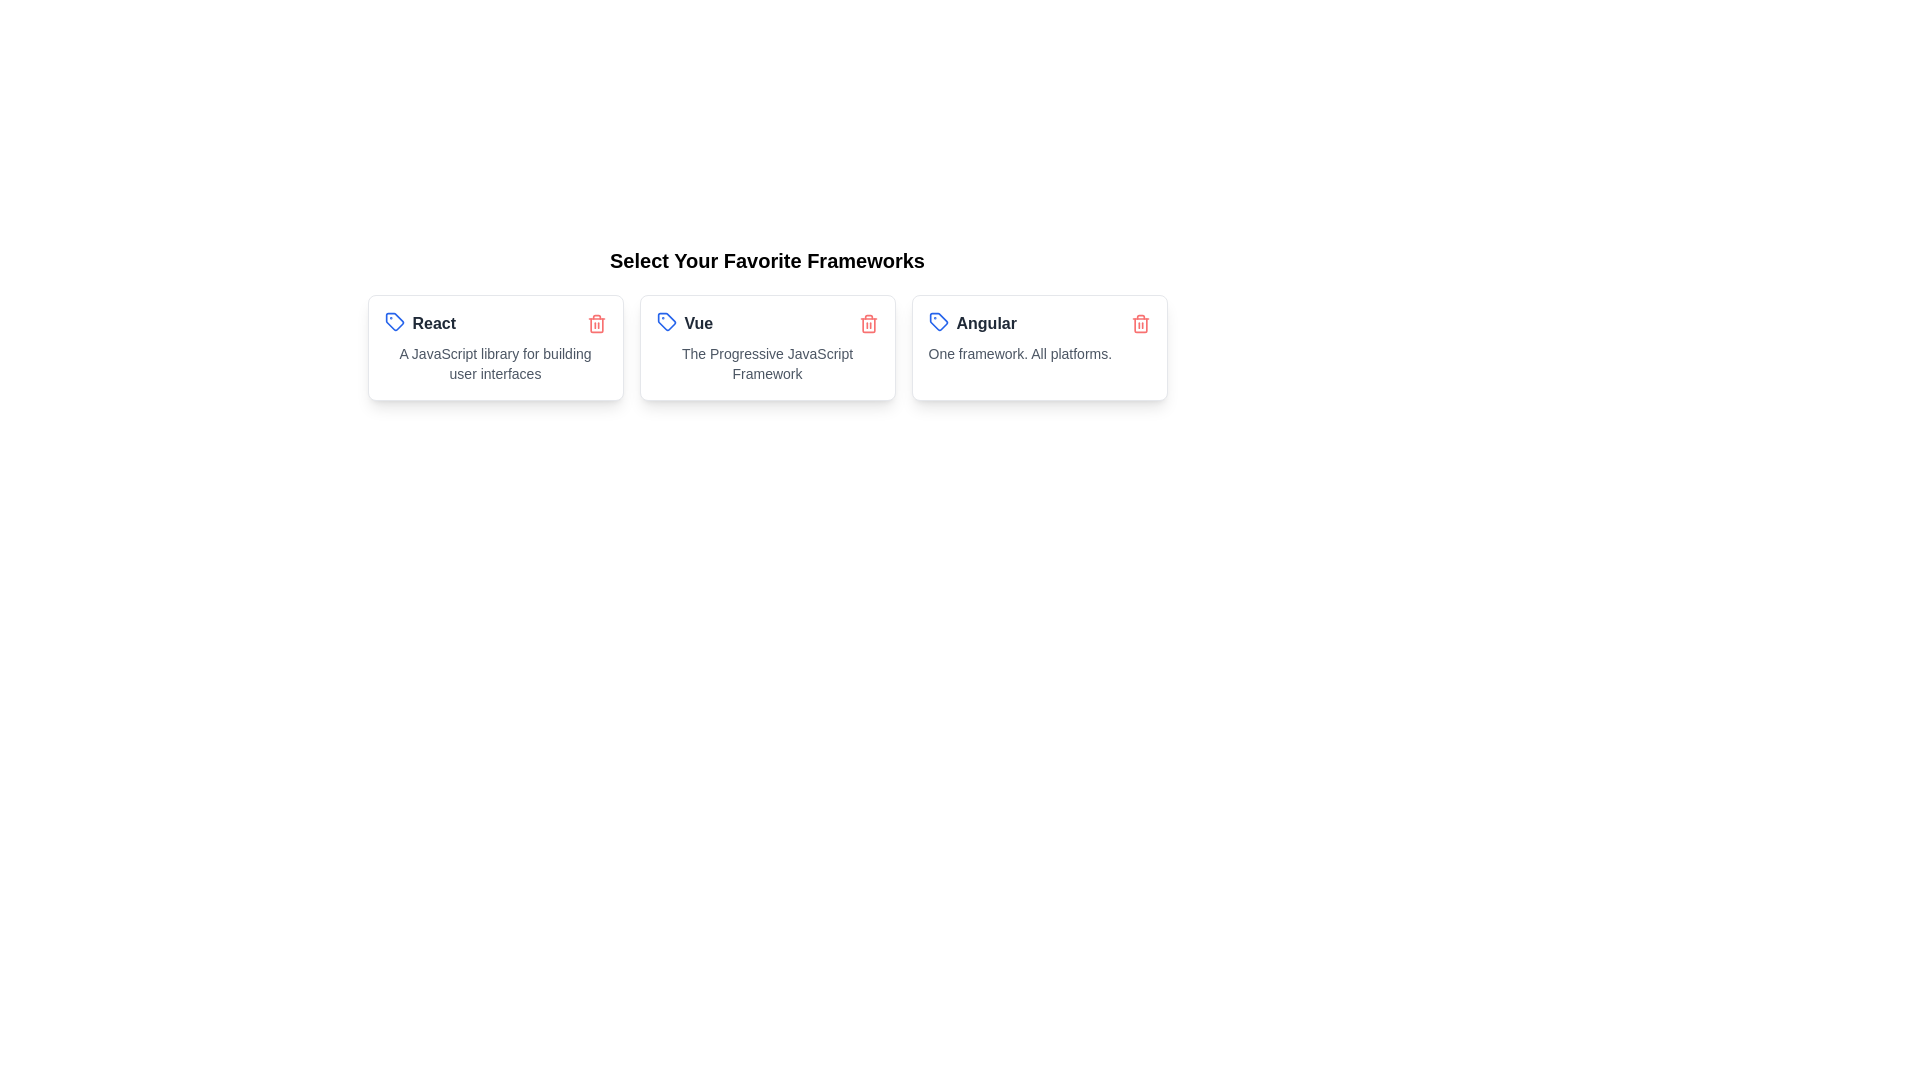 The image size is (1920, 1080). What do you see at coordinates (1039, 353) in the screenshot?
I see `the description of the framework Angular` at bounding box center [1039, 353].